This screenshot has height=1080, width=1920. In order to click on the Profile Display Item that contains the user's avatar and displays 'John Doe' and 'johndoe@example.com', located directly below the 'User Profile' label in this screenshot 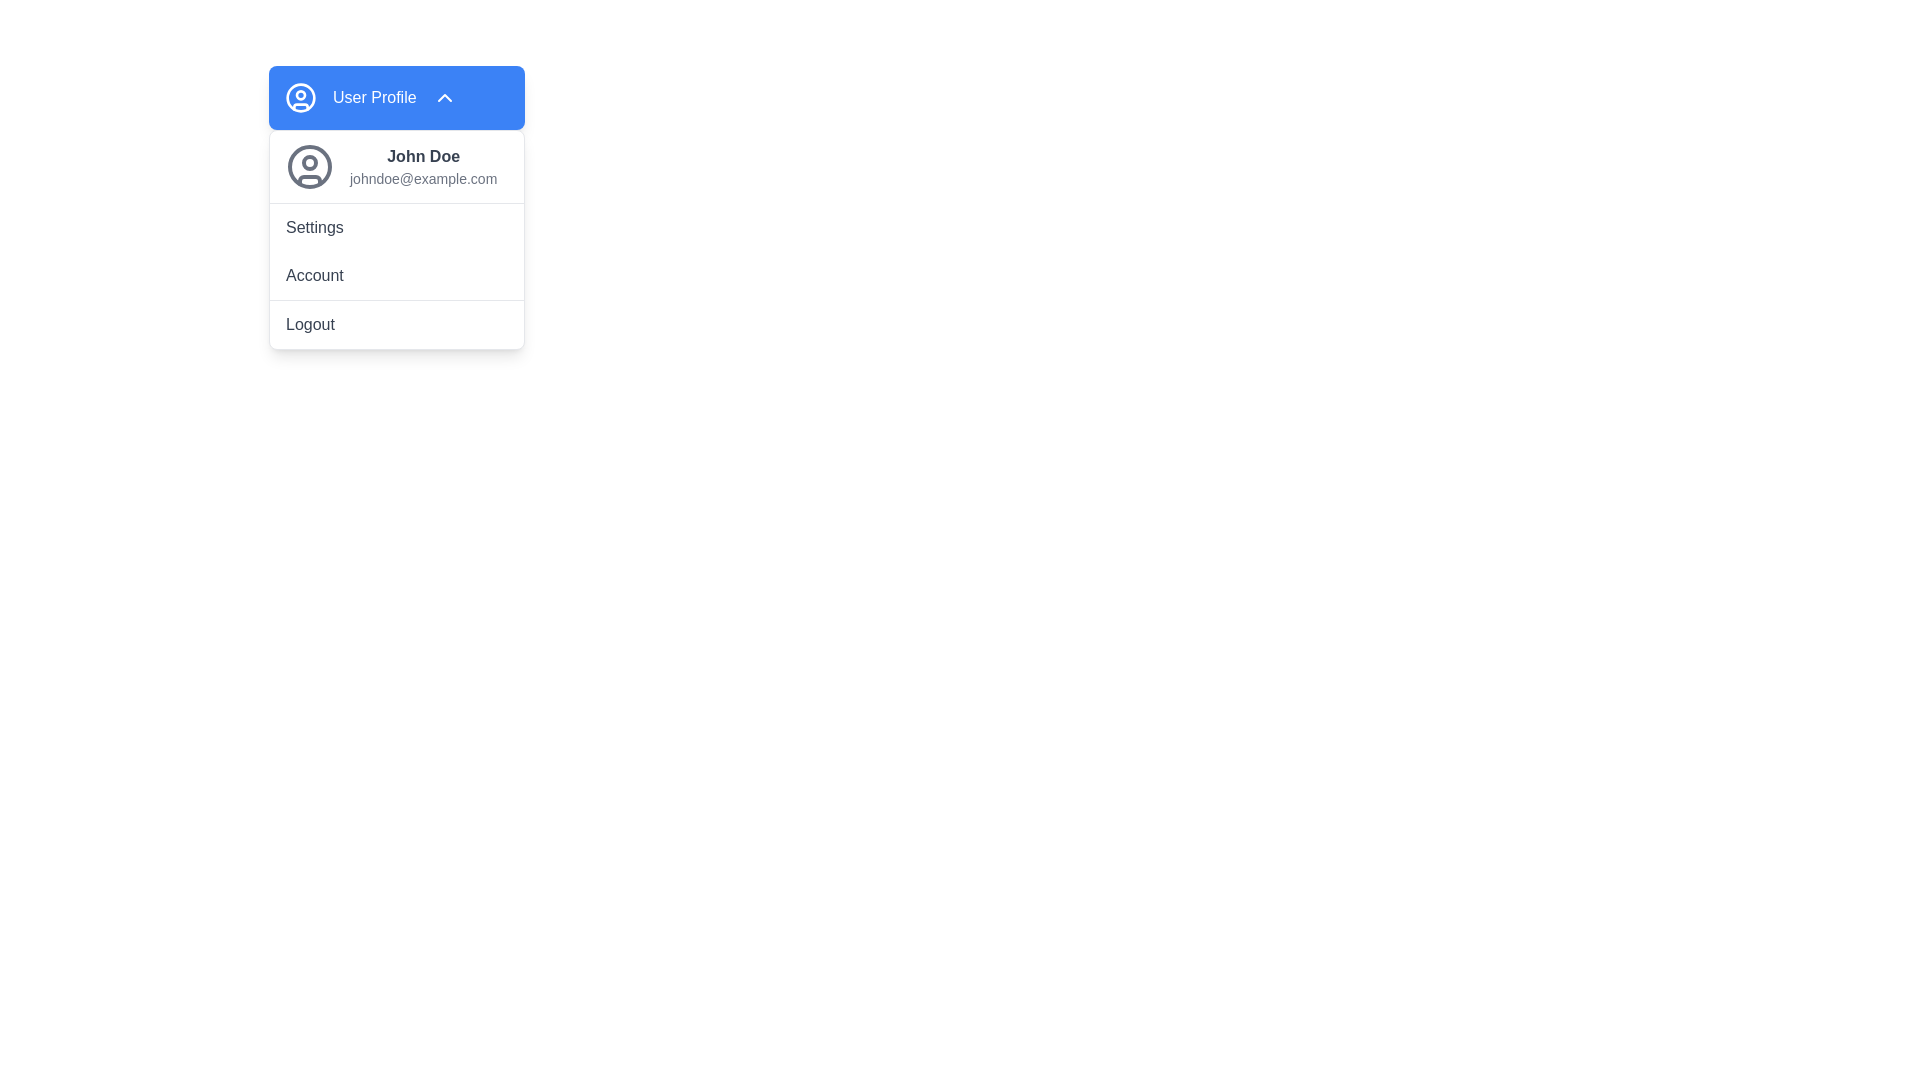, I will do `click(397, 165)`.